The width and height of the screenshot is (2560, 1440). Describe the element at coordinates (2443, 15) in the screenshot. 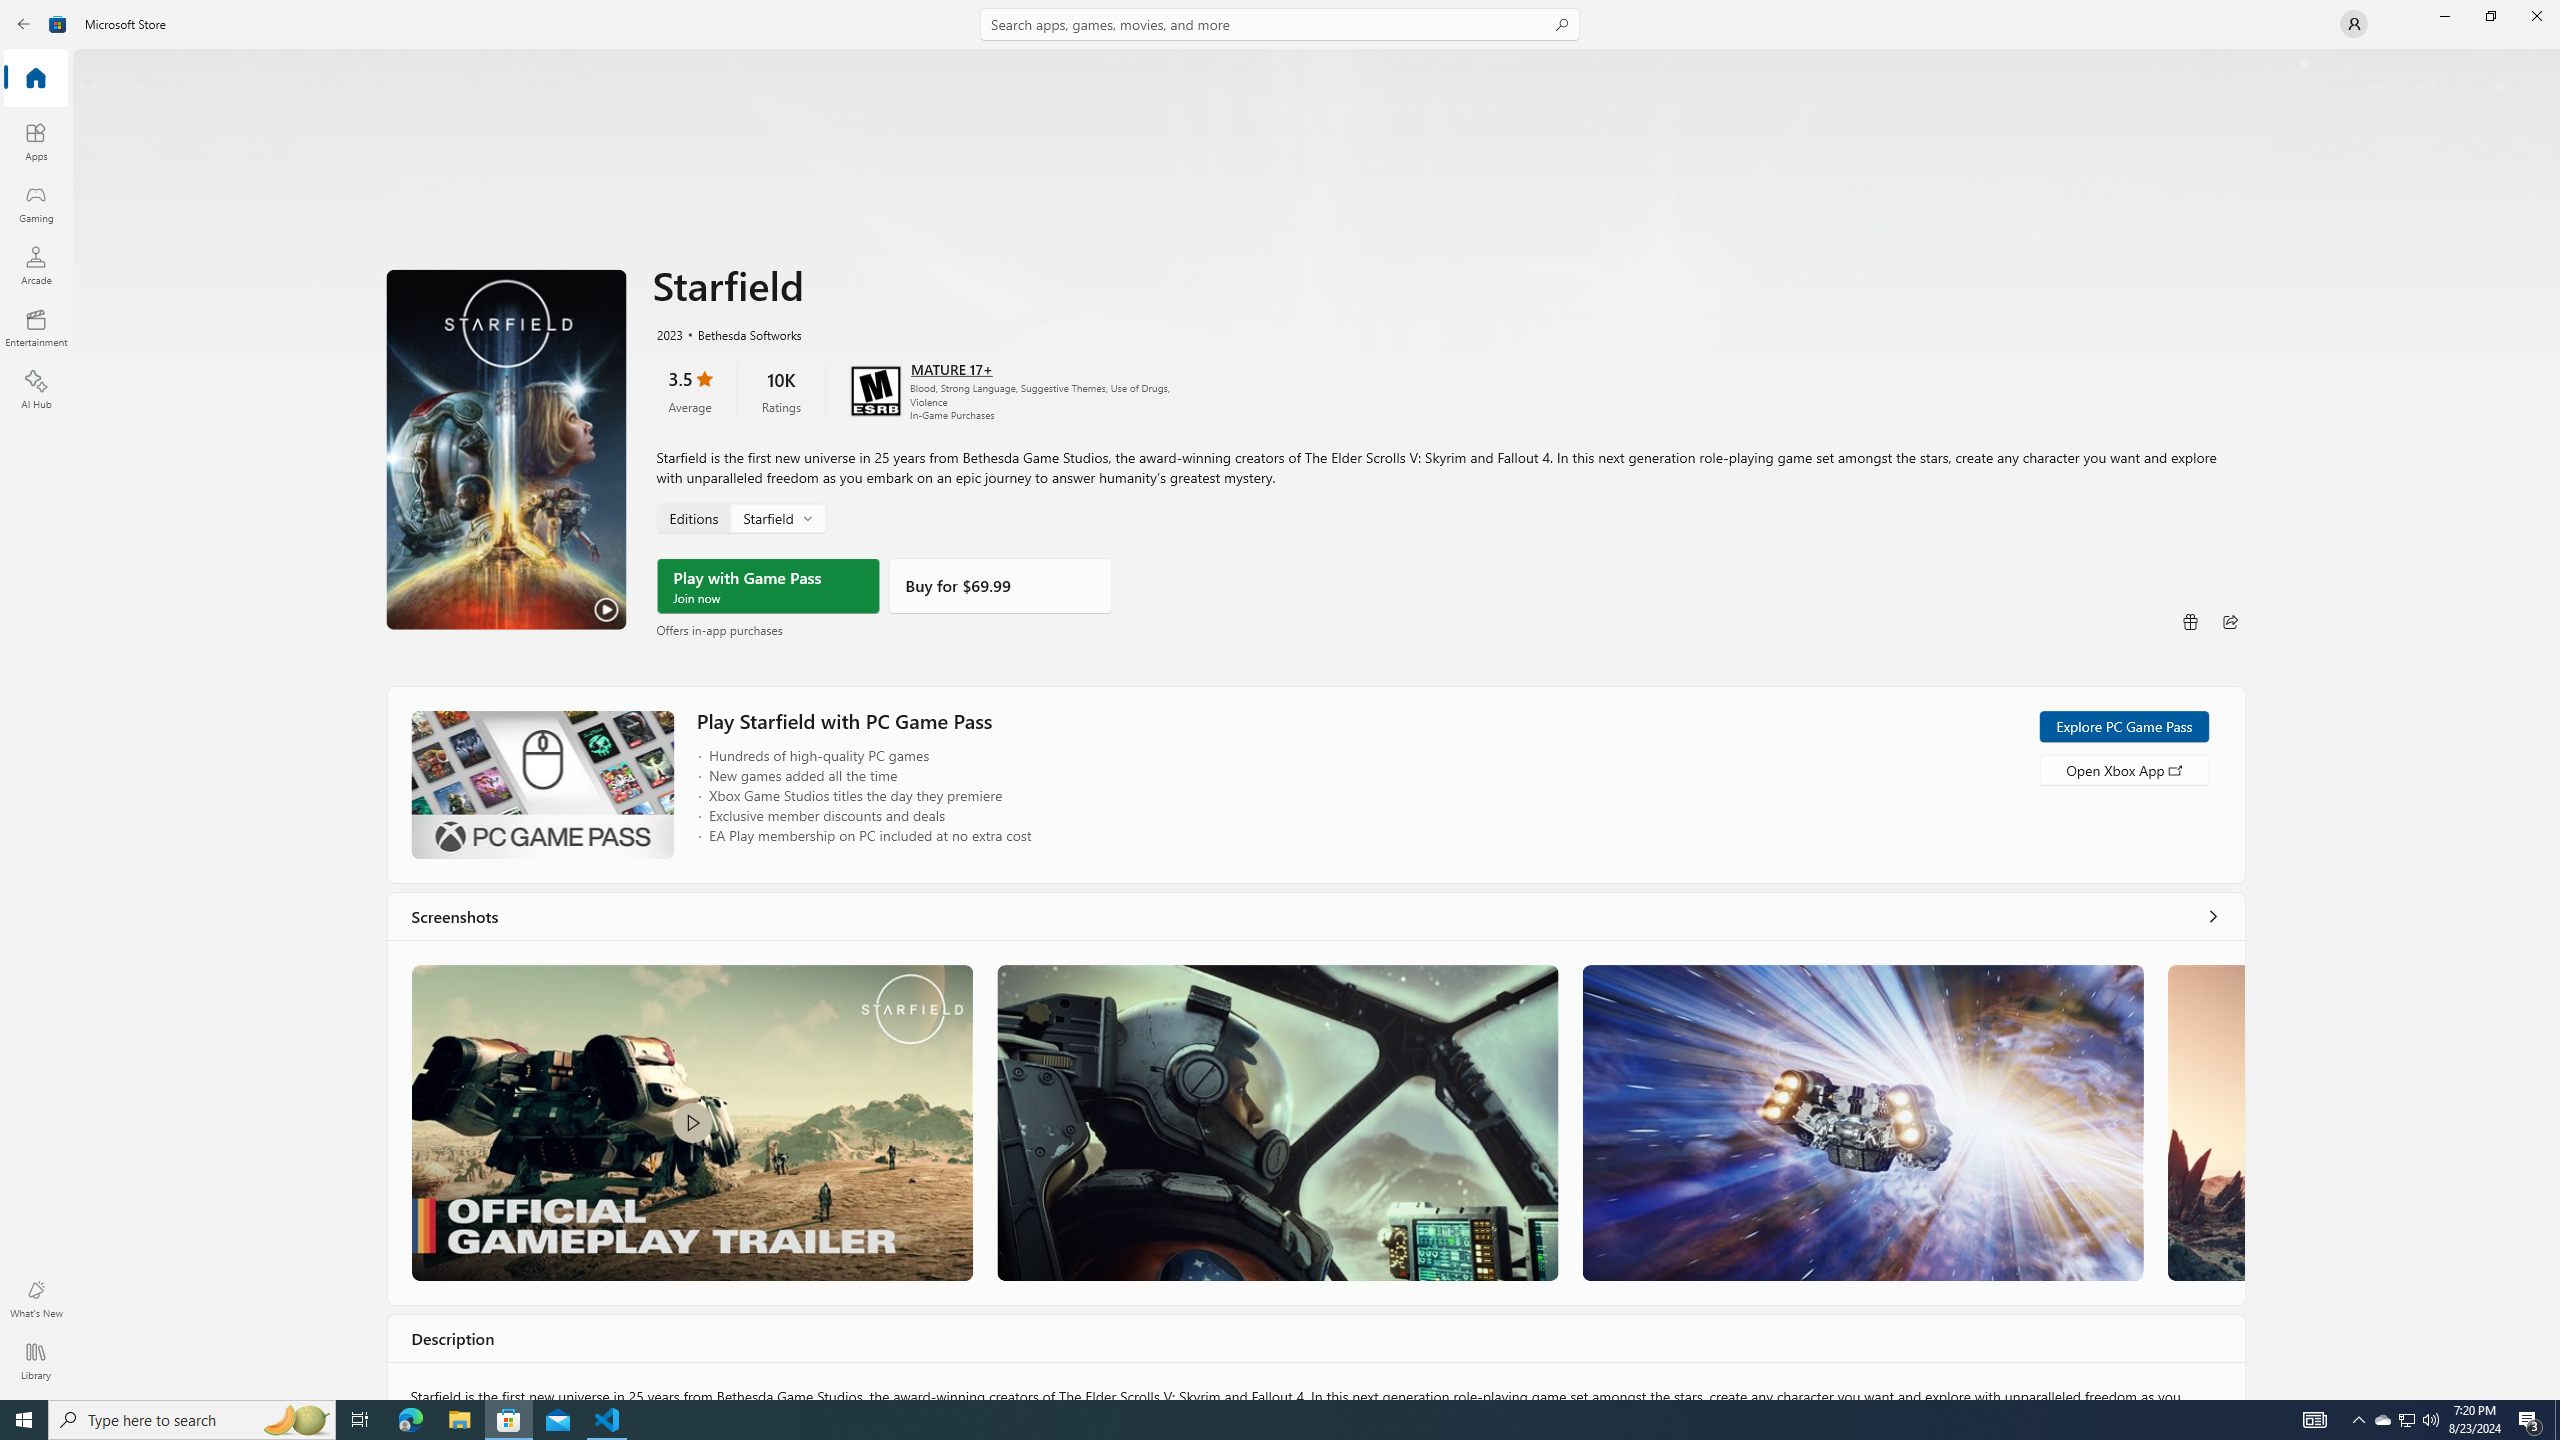

I see `'Minimize Microsoft Store'` at that location.